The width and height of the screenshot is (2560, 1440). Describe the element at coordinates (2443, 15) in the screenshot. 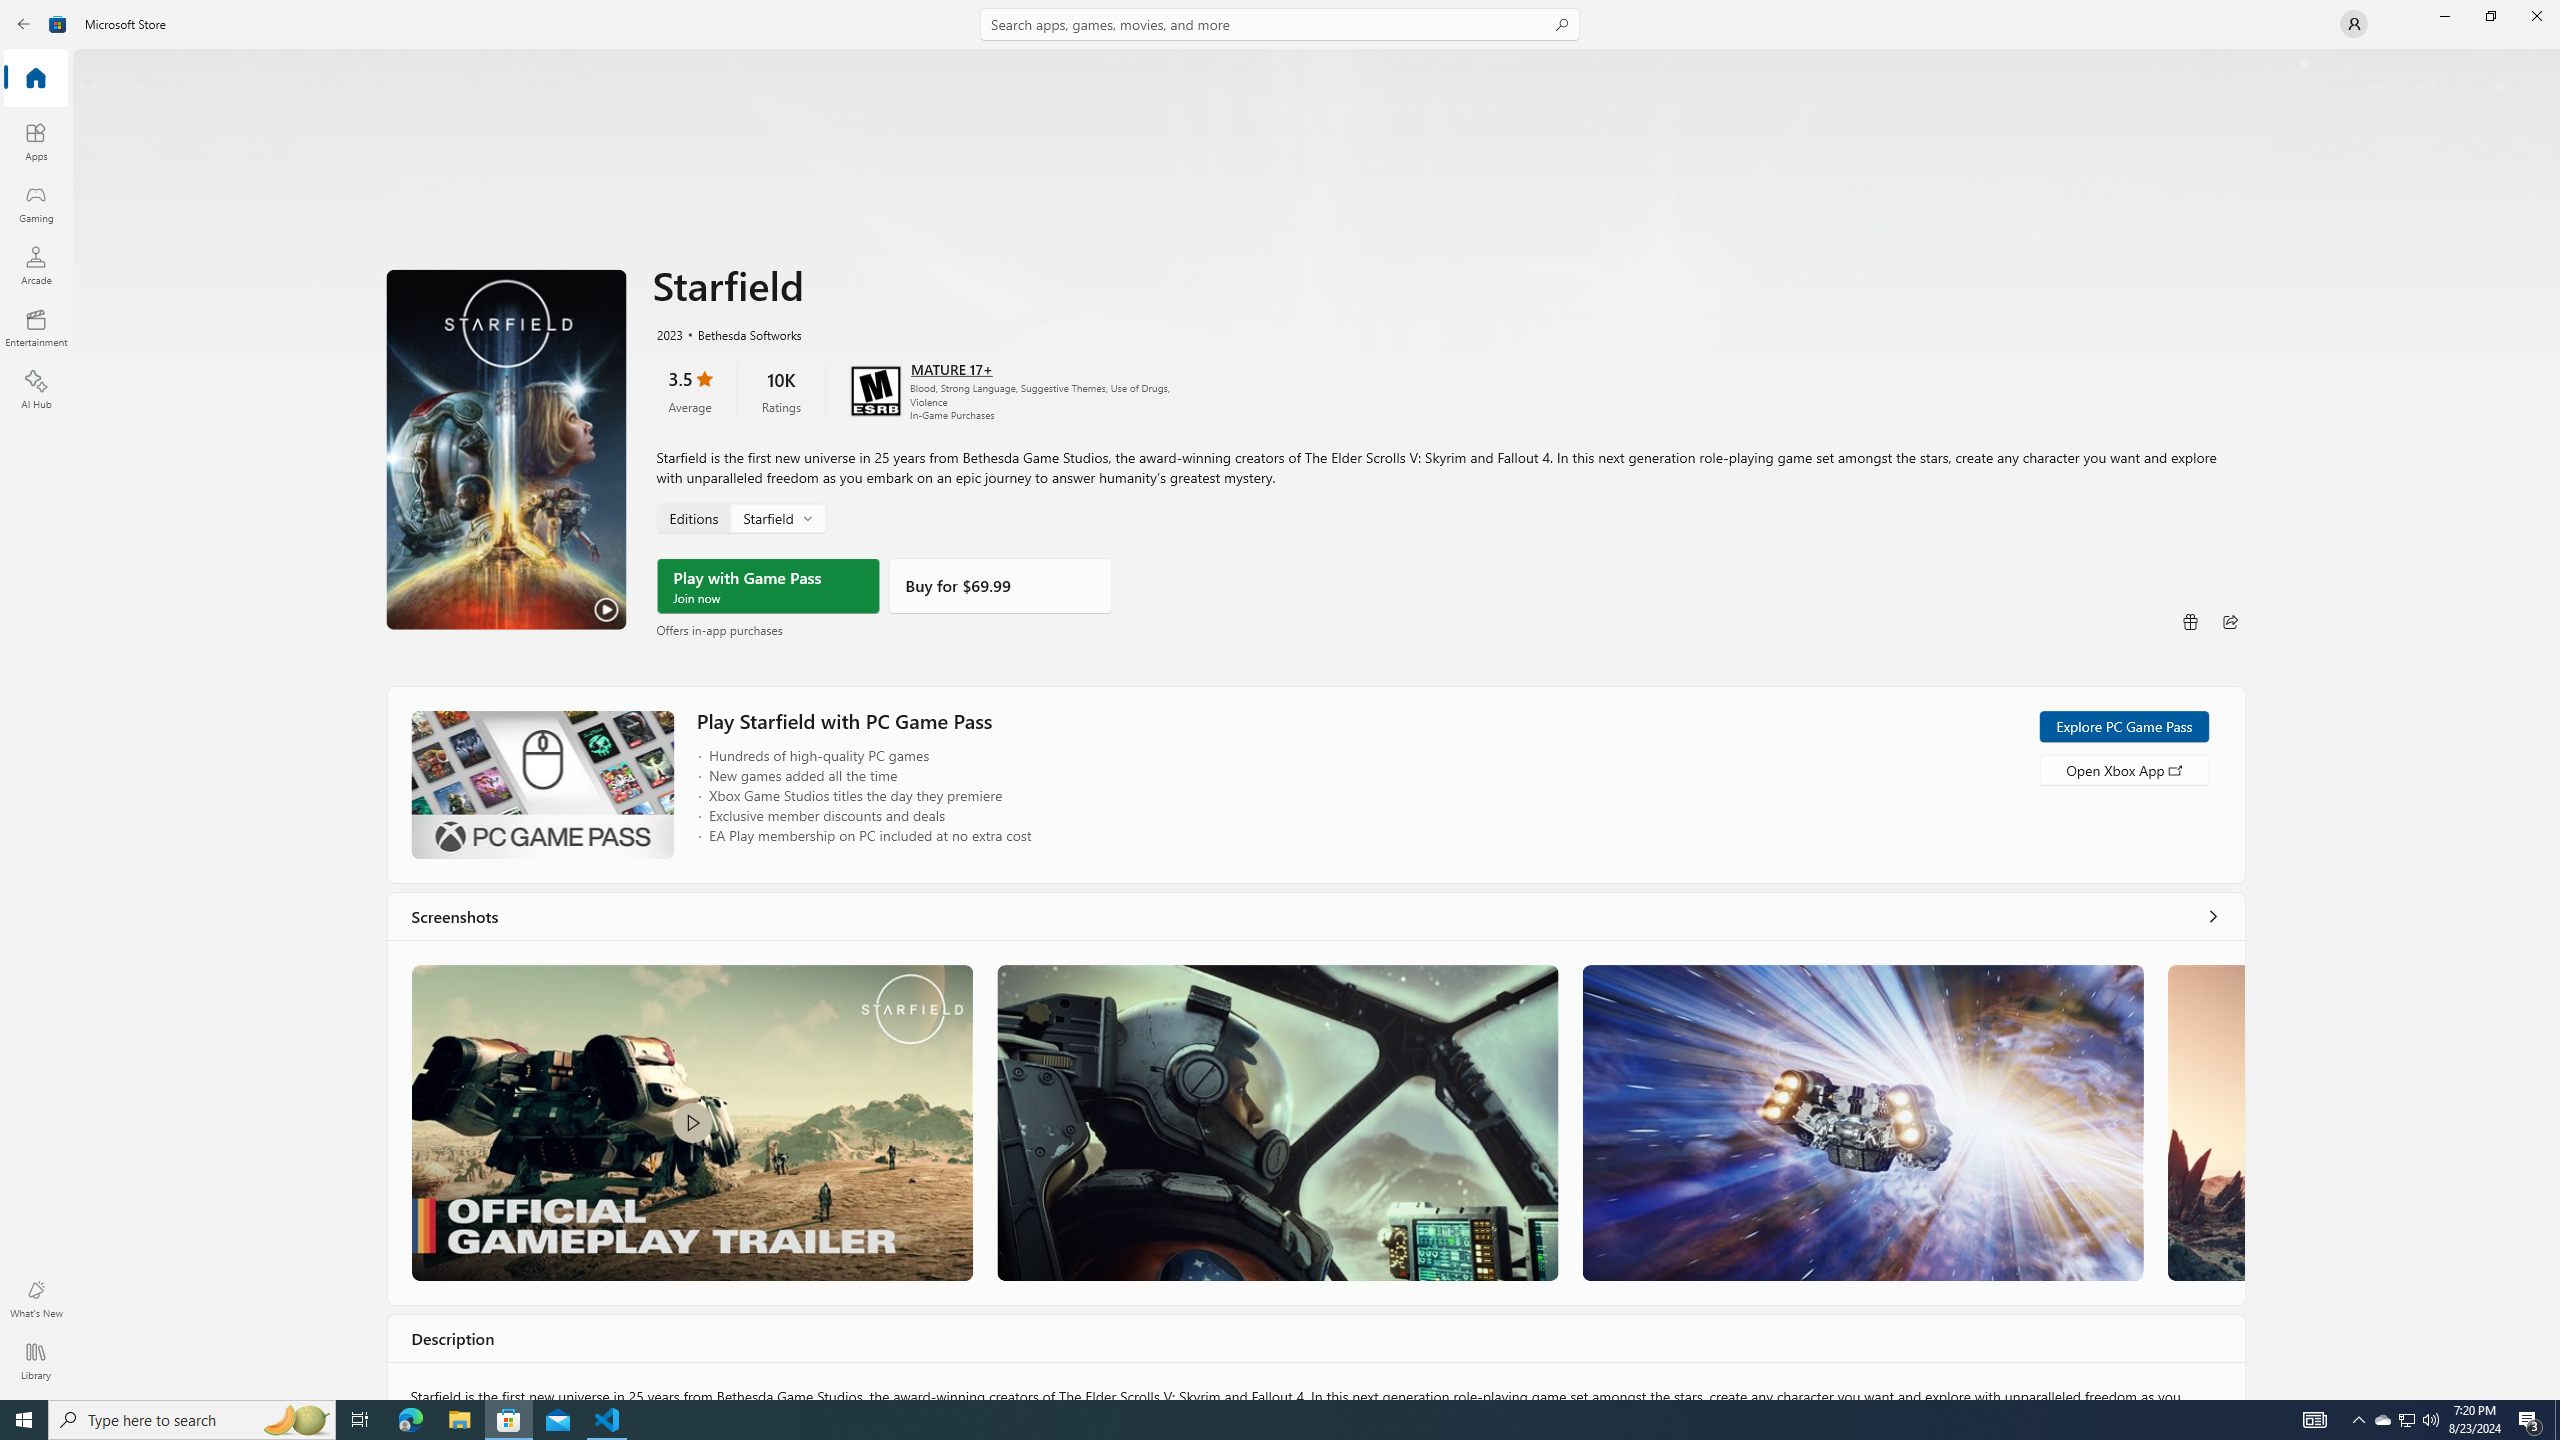

I see `'Minimize Microsoft Store'` at that location.